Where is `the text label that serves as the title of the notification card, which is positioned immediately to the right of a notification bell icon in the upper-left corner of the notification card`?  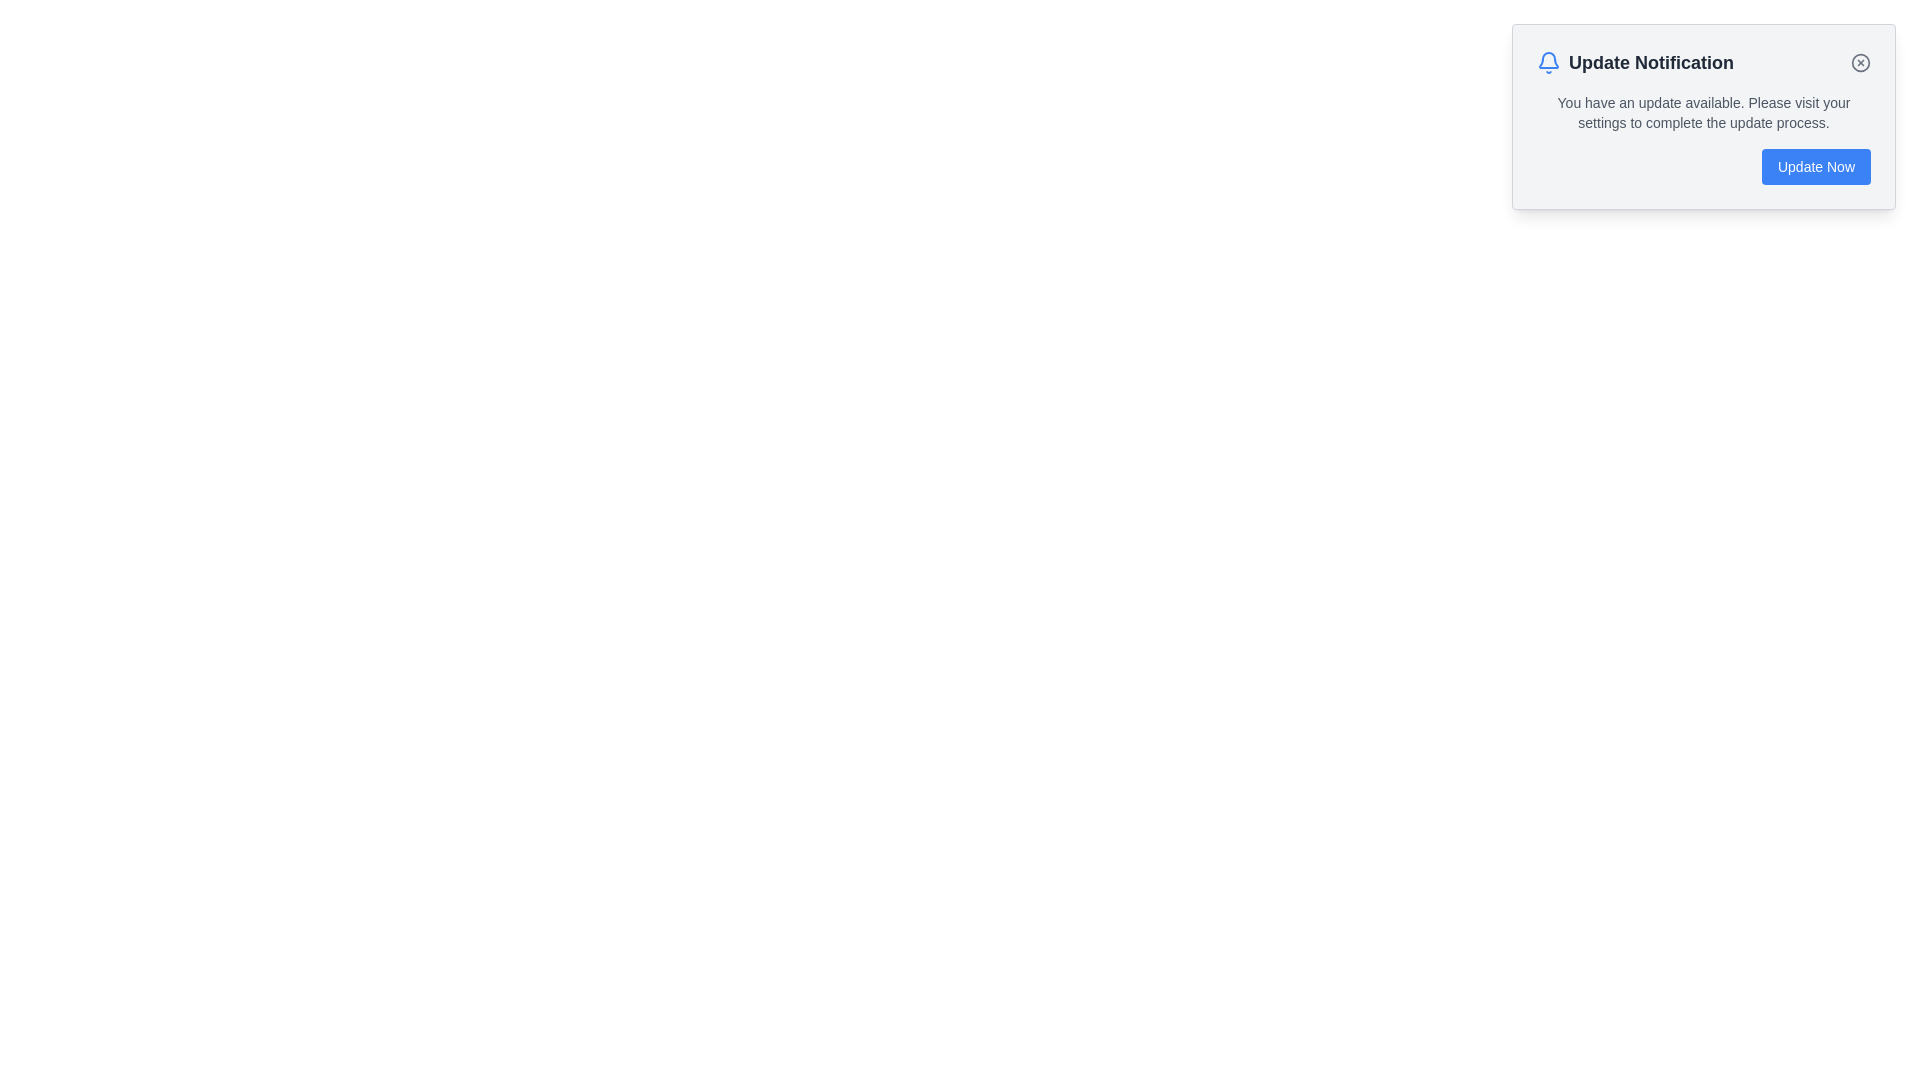 the text label that serves as the title of the notification card, which is positioned immediately to the right of a notification bell icon in the upper-left corner of the notification card is located at coordinates (1651, 61).